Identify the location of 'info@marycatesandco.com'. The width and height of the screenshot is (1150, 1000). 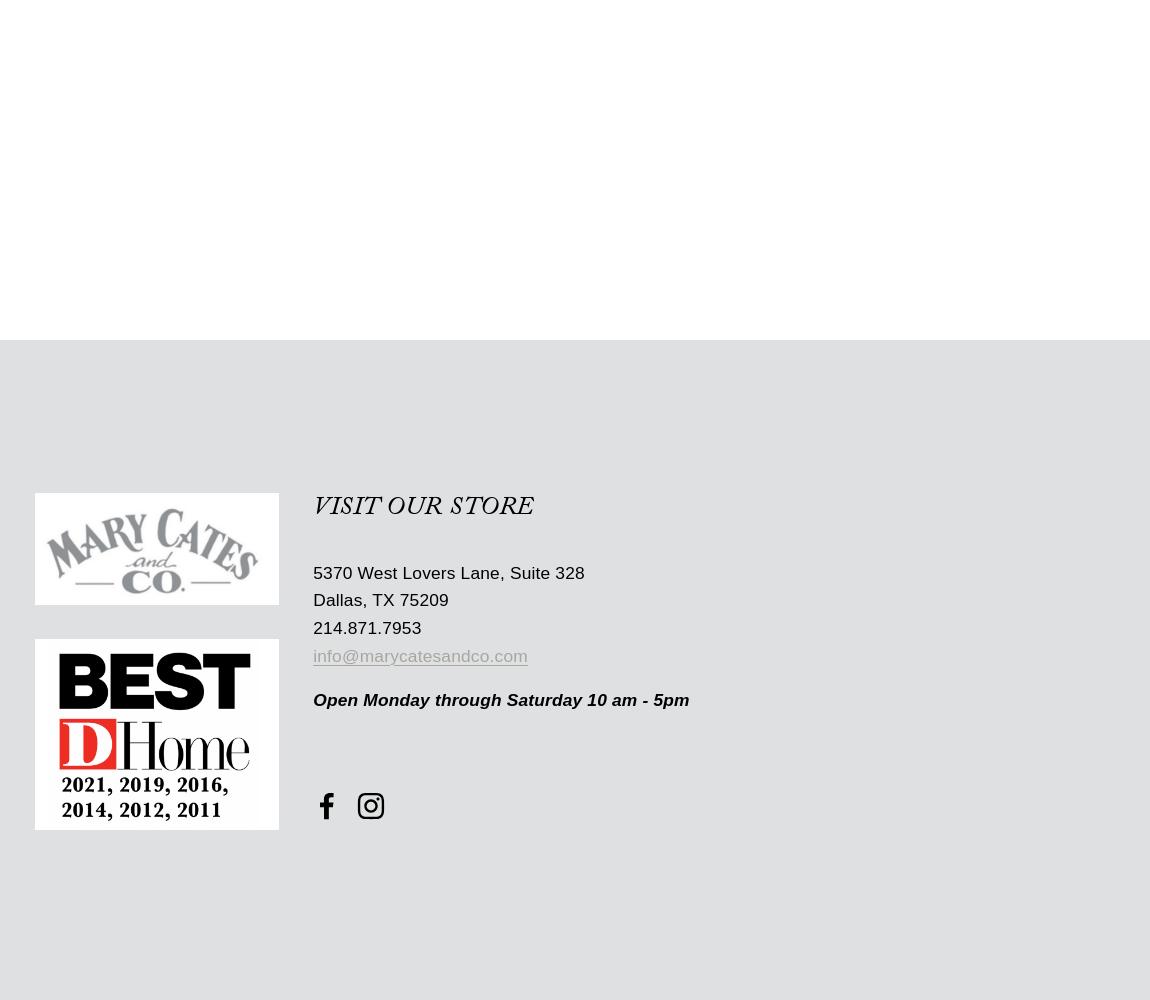
(313, 656).